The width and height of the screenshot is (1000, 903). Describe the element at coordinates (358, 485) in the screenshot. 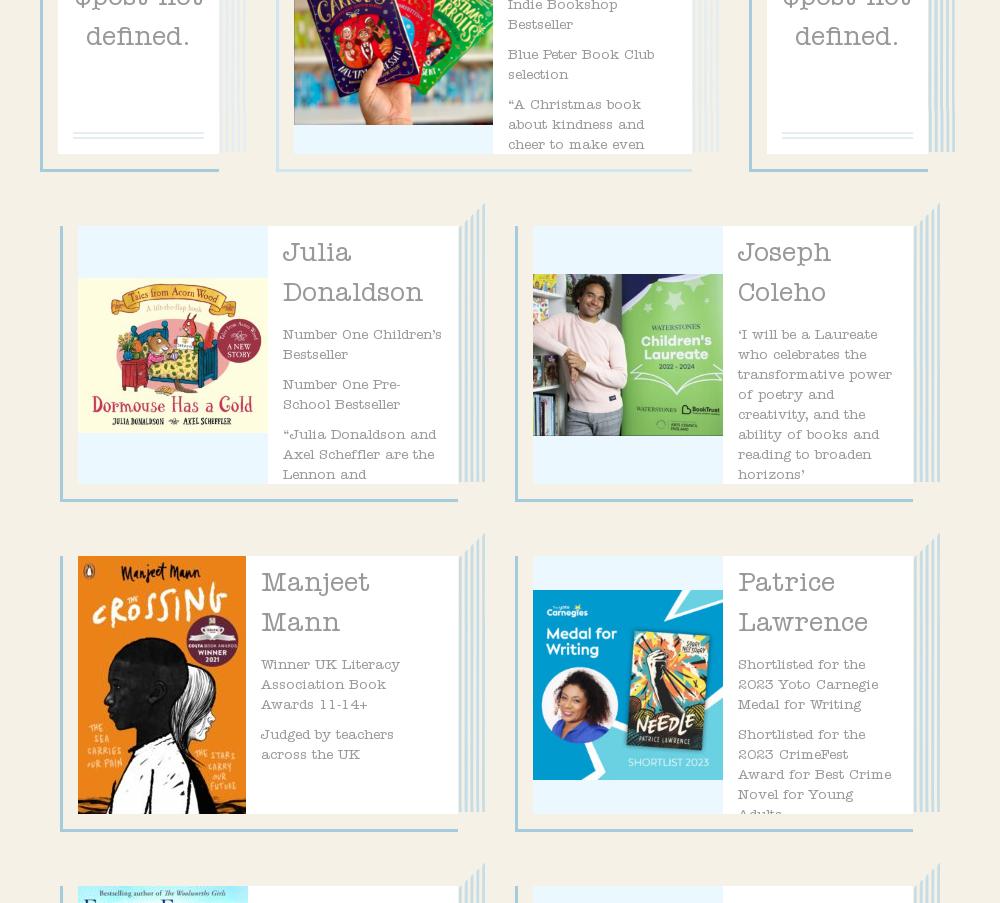

I see `'“Julia Donaldson and Axel Scheffler are the Lennon and McCartney… of children’s publishing.”'` at that location.